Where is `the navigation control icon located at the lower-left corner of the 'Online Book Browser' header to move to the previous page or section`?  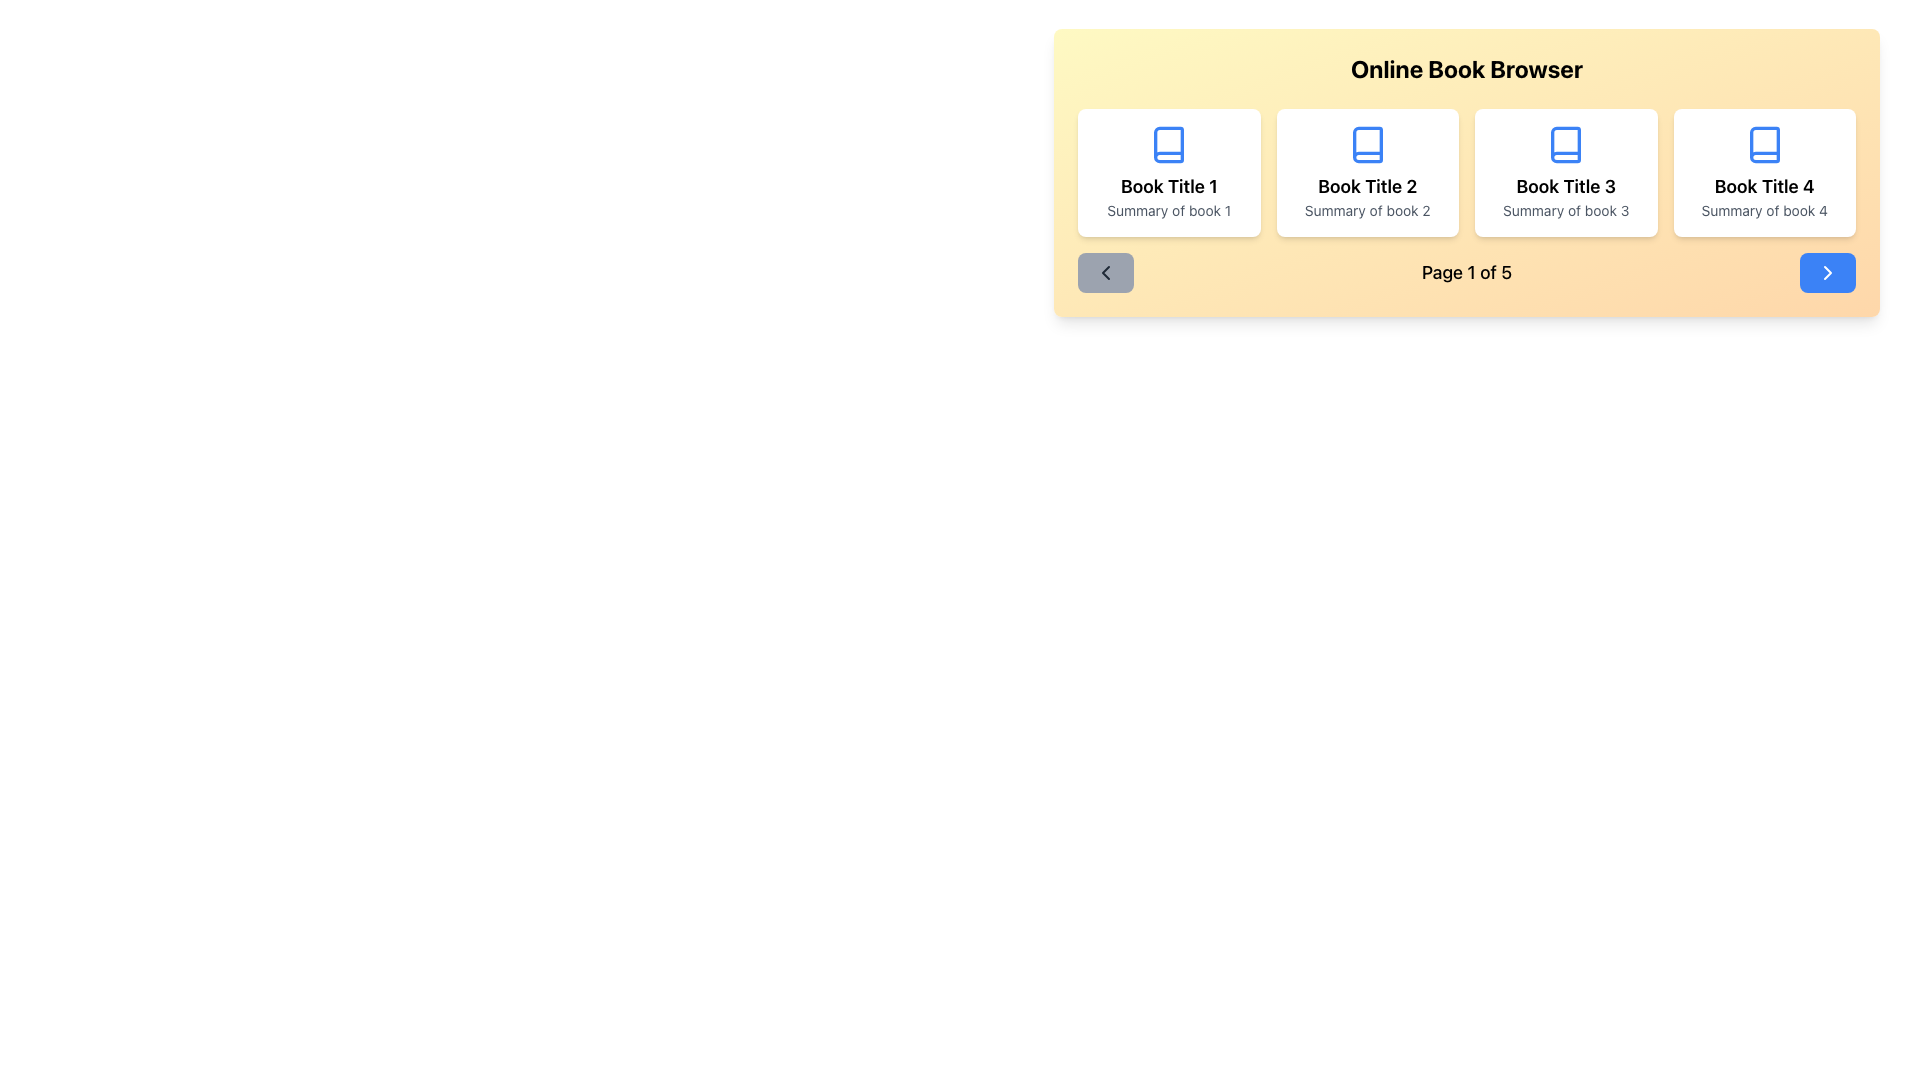
the navigation control icon located at the lower-left corner of the 'Online Book Browser' header to move to the previous page or section is located at coordinates (1104, 273).